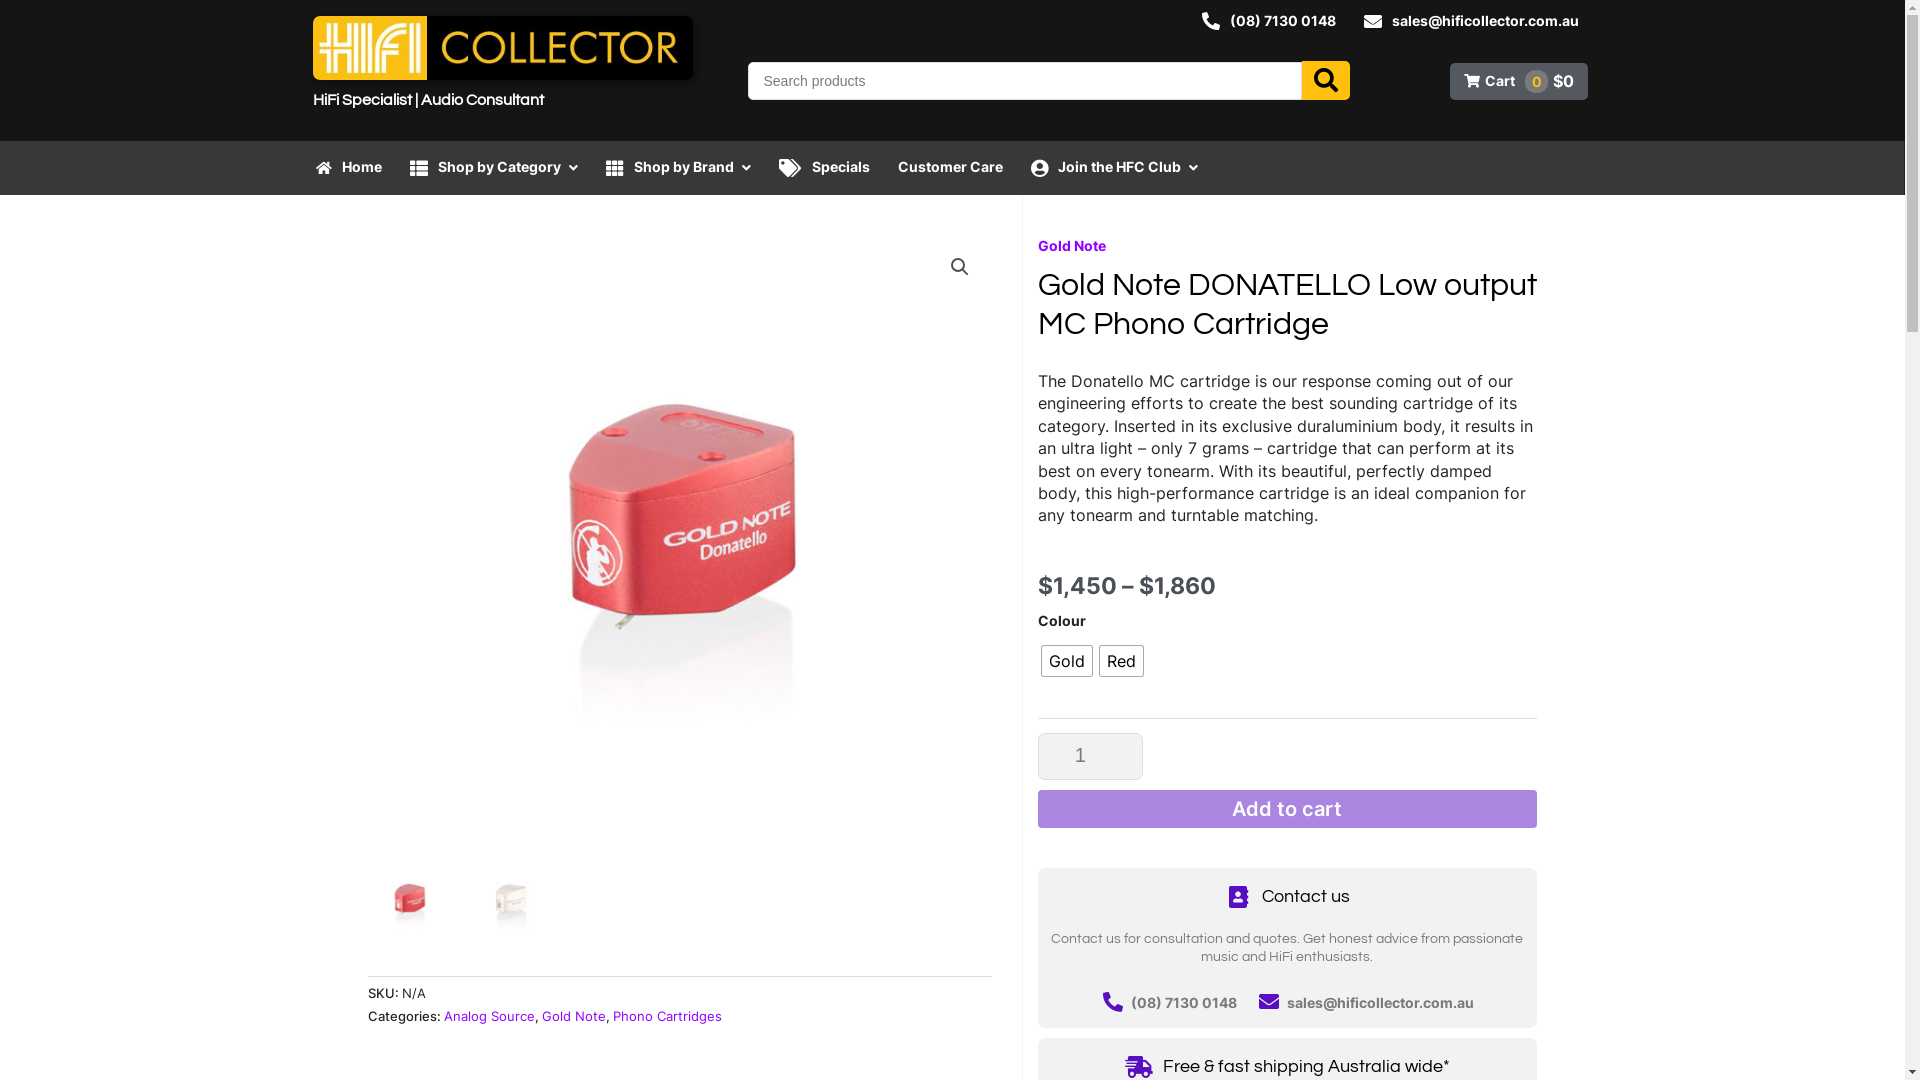 The width and height of the screenshot is (1920, 1080). Describe the element at coordinates (949, 165) in the screenshot. I see `'Customer Care'` at that location.